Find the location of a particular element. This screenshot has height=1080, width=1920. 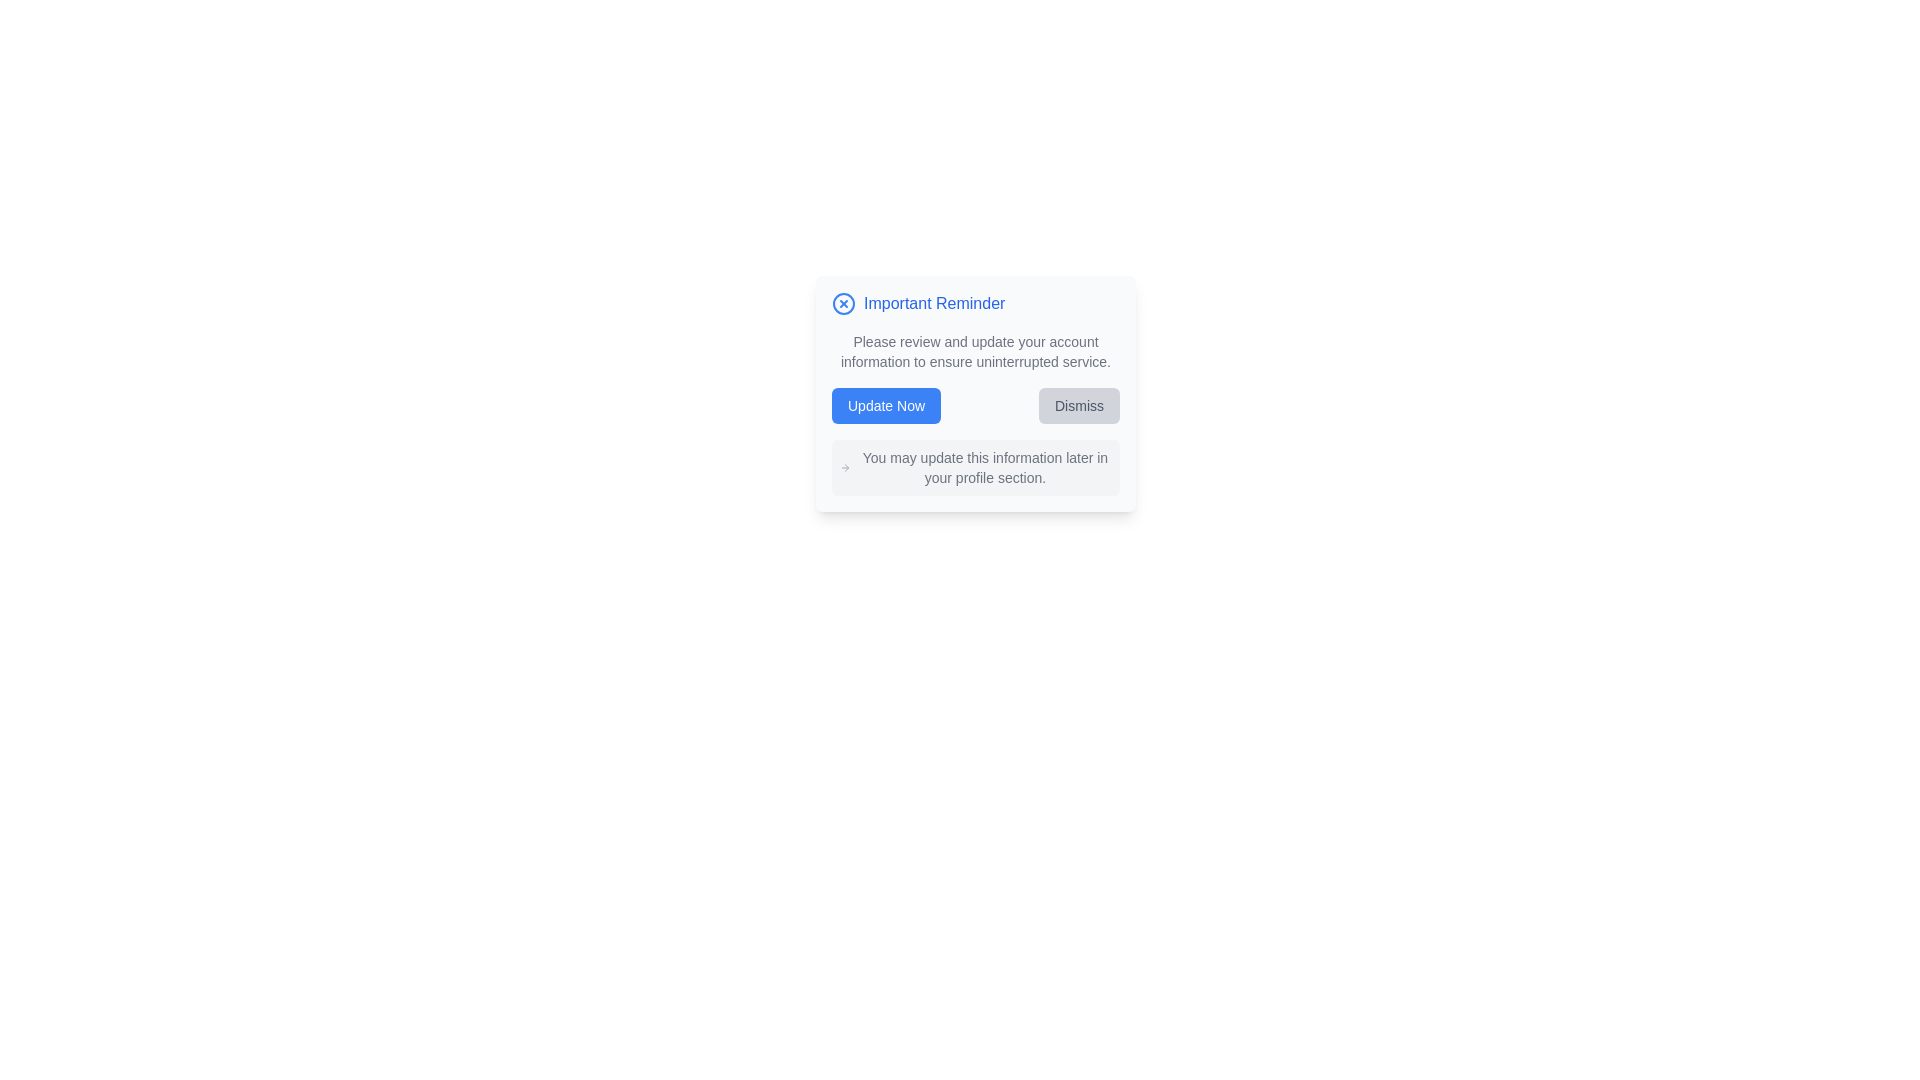

the informative text snippet that reads 'Please review and update your account information to ensure uninterrupted service.' which is positioned below the 'Important Reminder' header and above the 'Update Now' and 'Dismiss' buttons is located at coordinates (975, 350).